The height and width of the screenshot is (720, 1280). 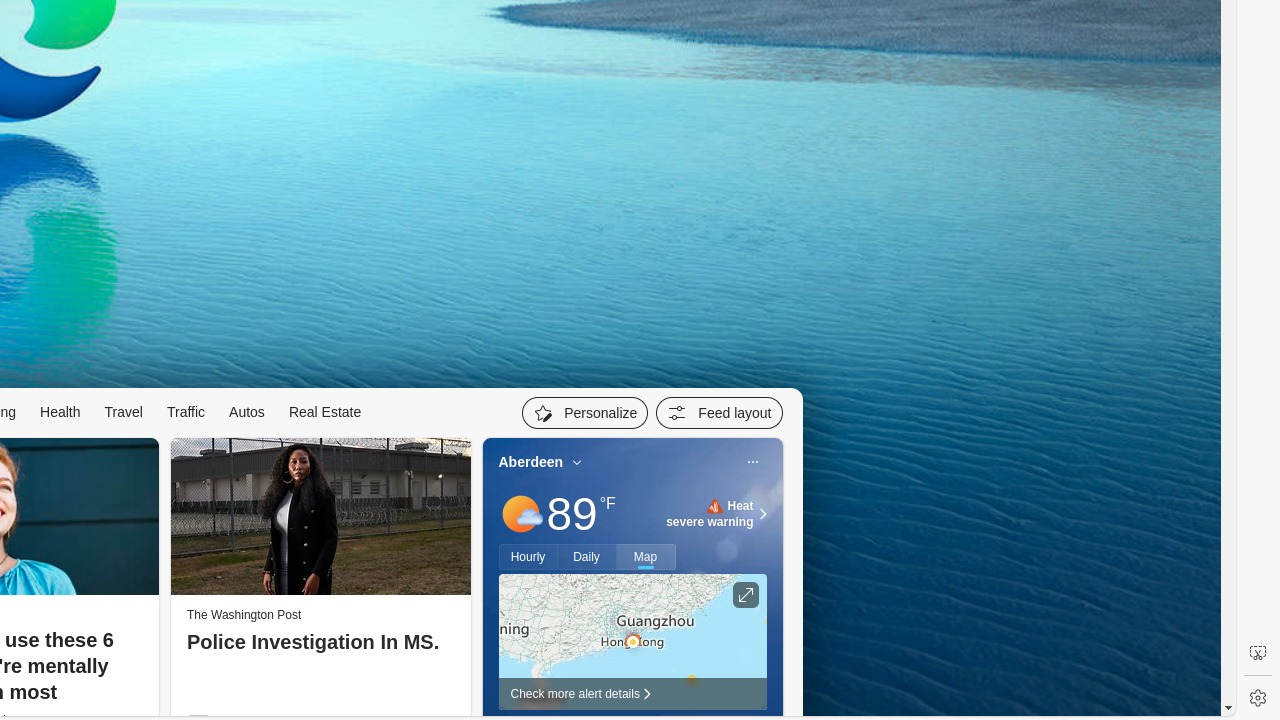 I want to click on 'Heat - Severe Heat severe warning', so click(x=710, y=513).